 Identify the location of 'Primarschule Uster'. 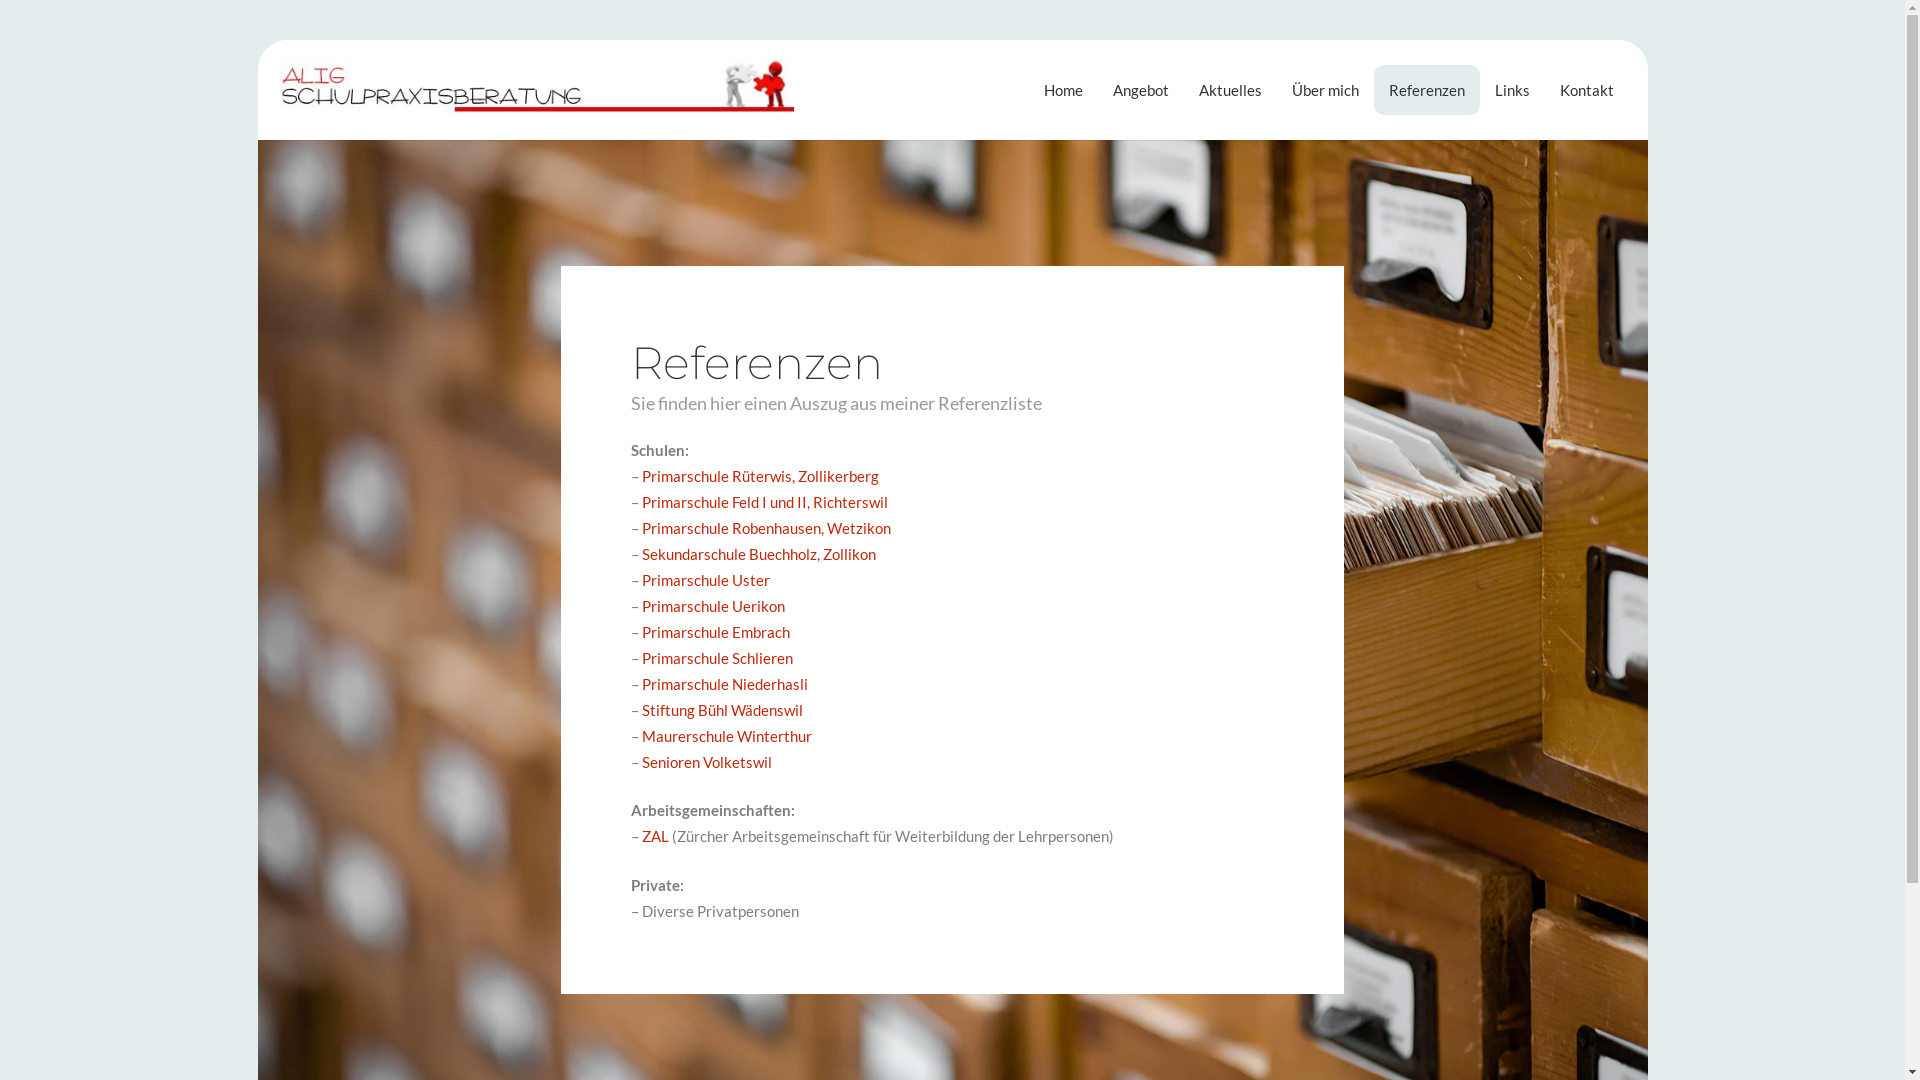
(705, 579).